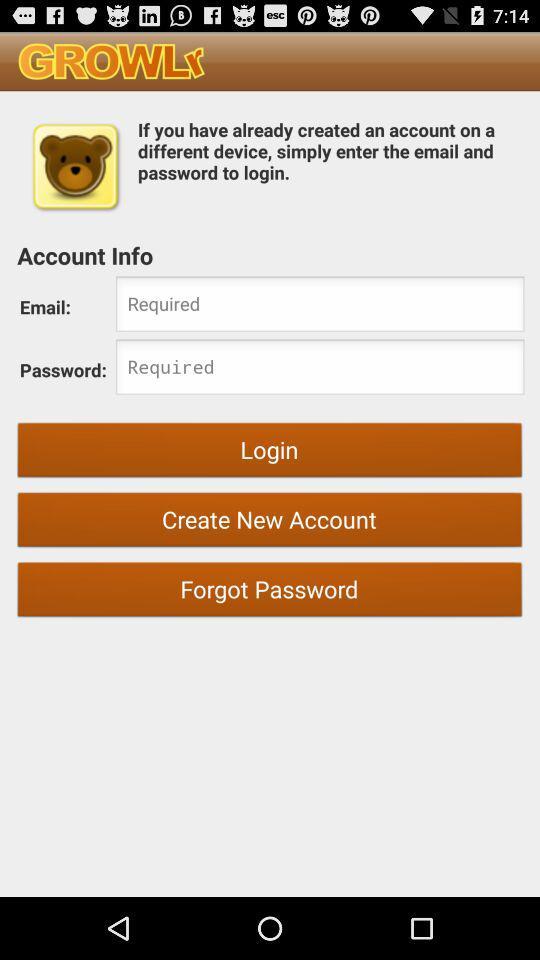 This screenshot has width=540, height=960. What do you see at coordinates (320, 306) in the screenshot?
I see `the text field which is next to the email` at bounding box center [320, 306].